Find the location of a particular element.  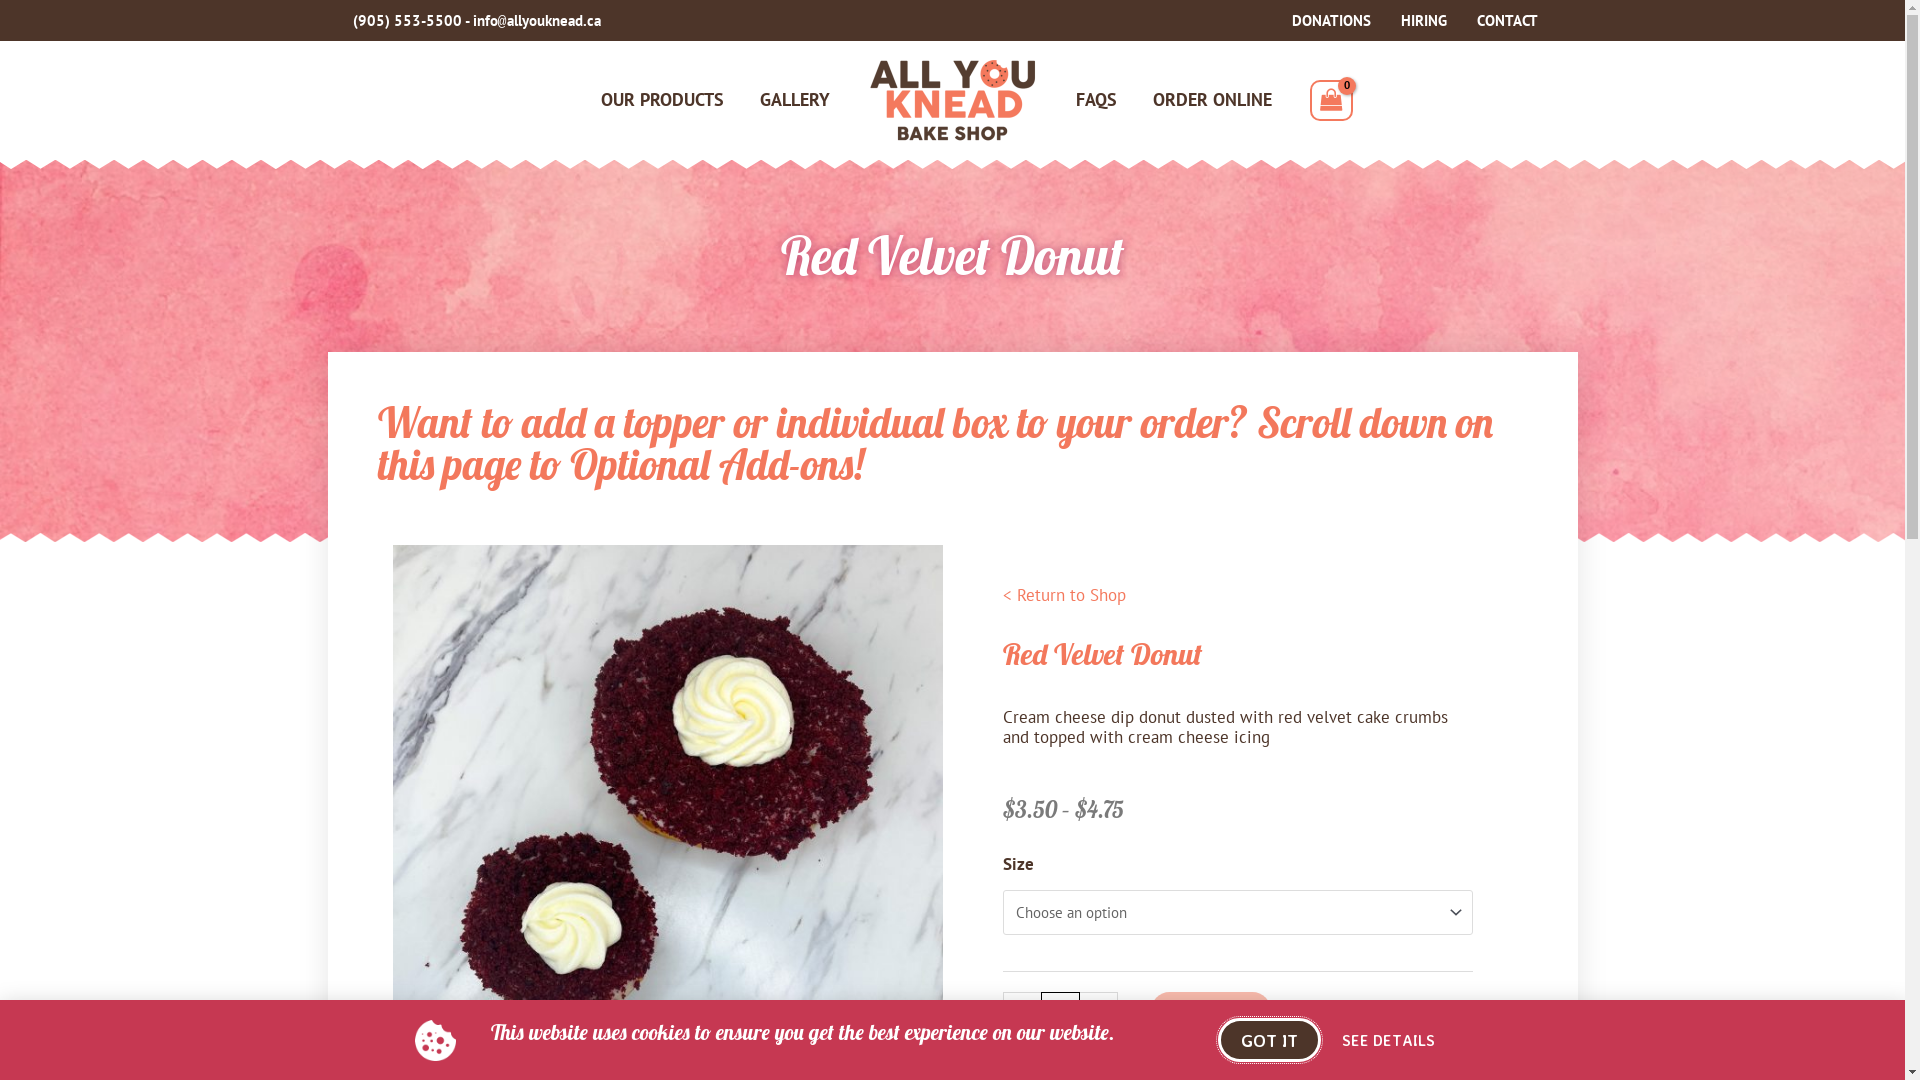

'CONTACT' is located at coordinates (1507, 20).